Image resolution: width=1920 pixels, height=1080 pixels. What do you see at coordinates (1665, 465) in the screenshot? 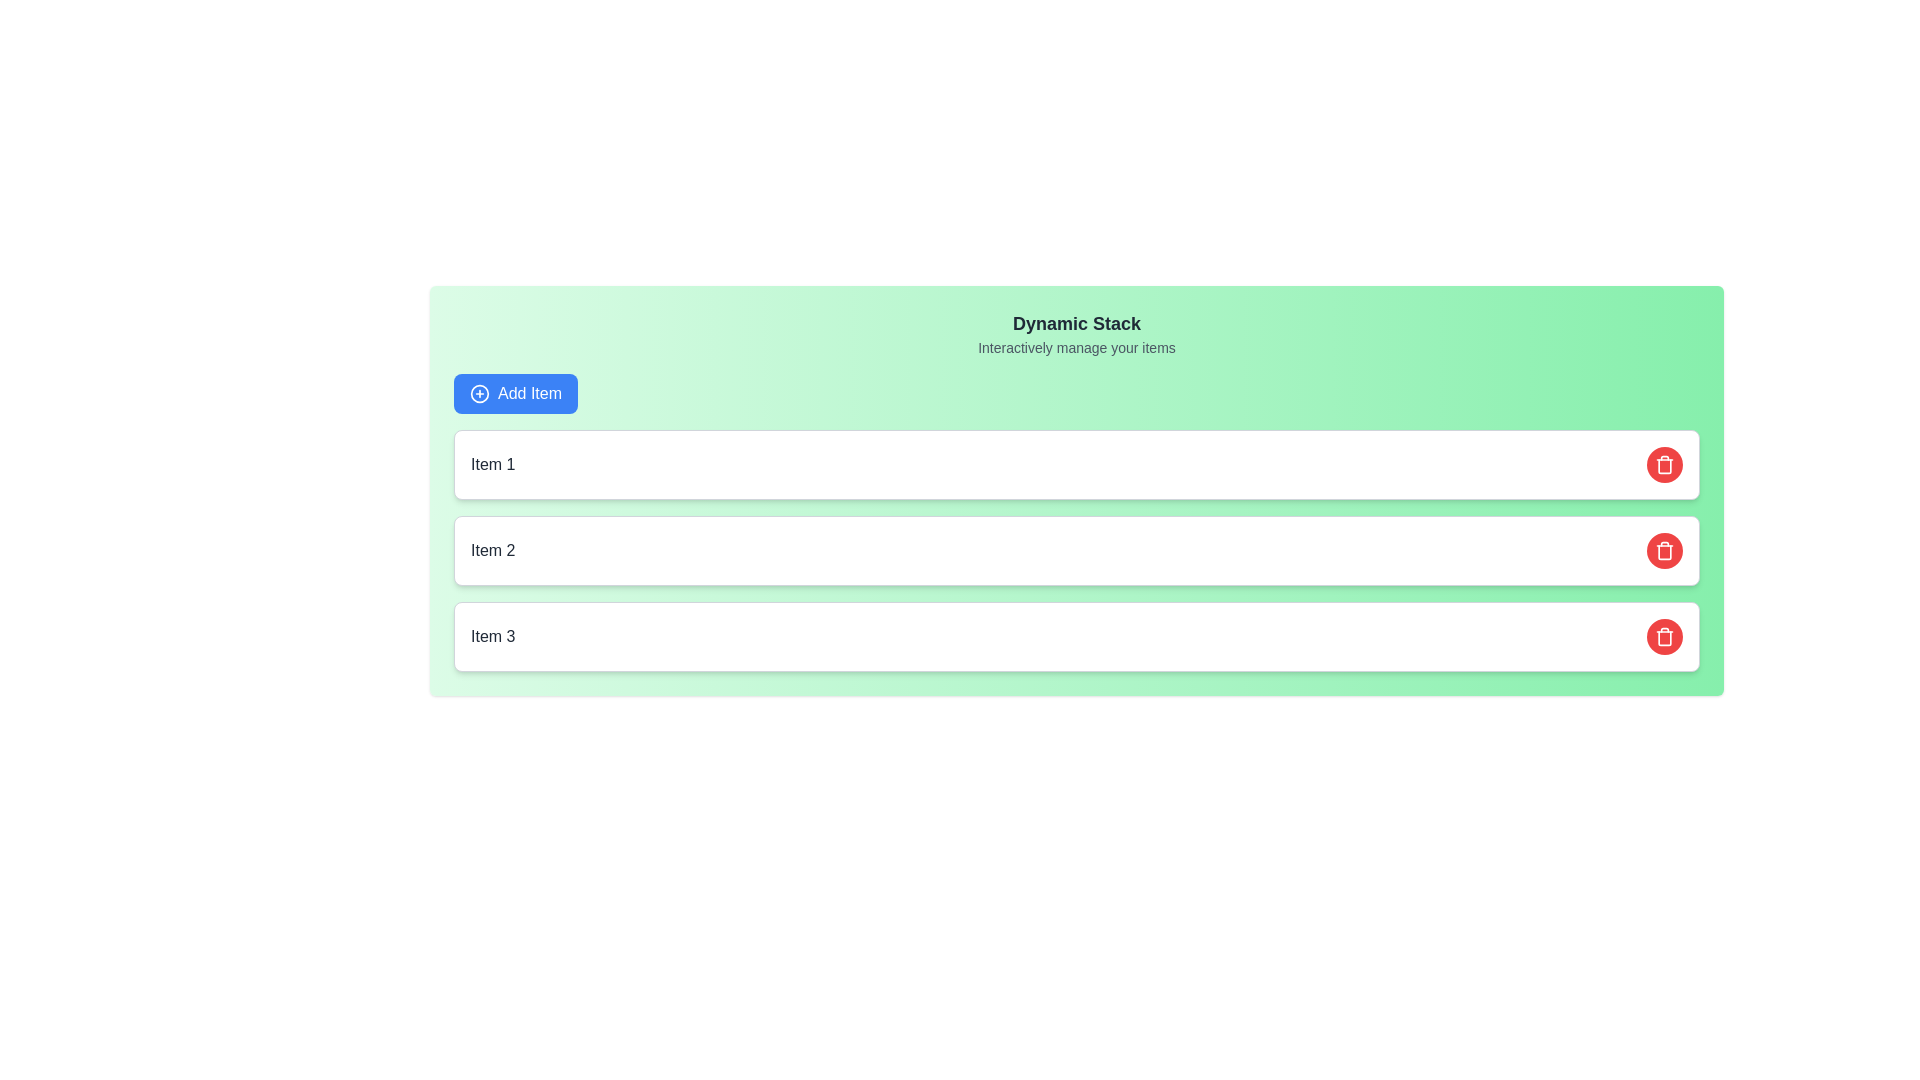
I see `the delete button for 'Item 1' to trigger the hover effect` at bounding box center [1665, 465].